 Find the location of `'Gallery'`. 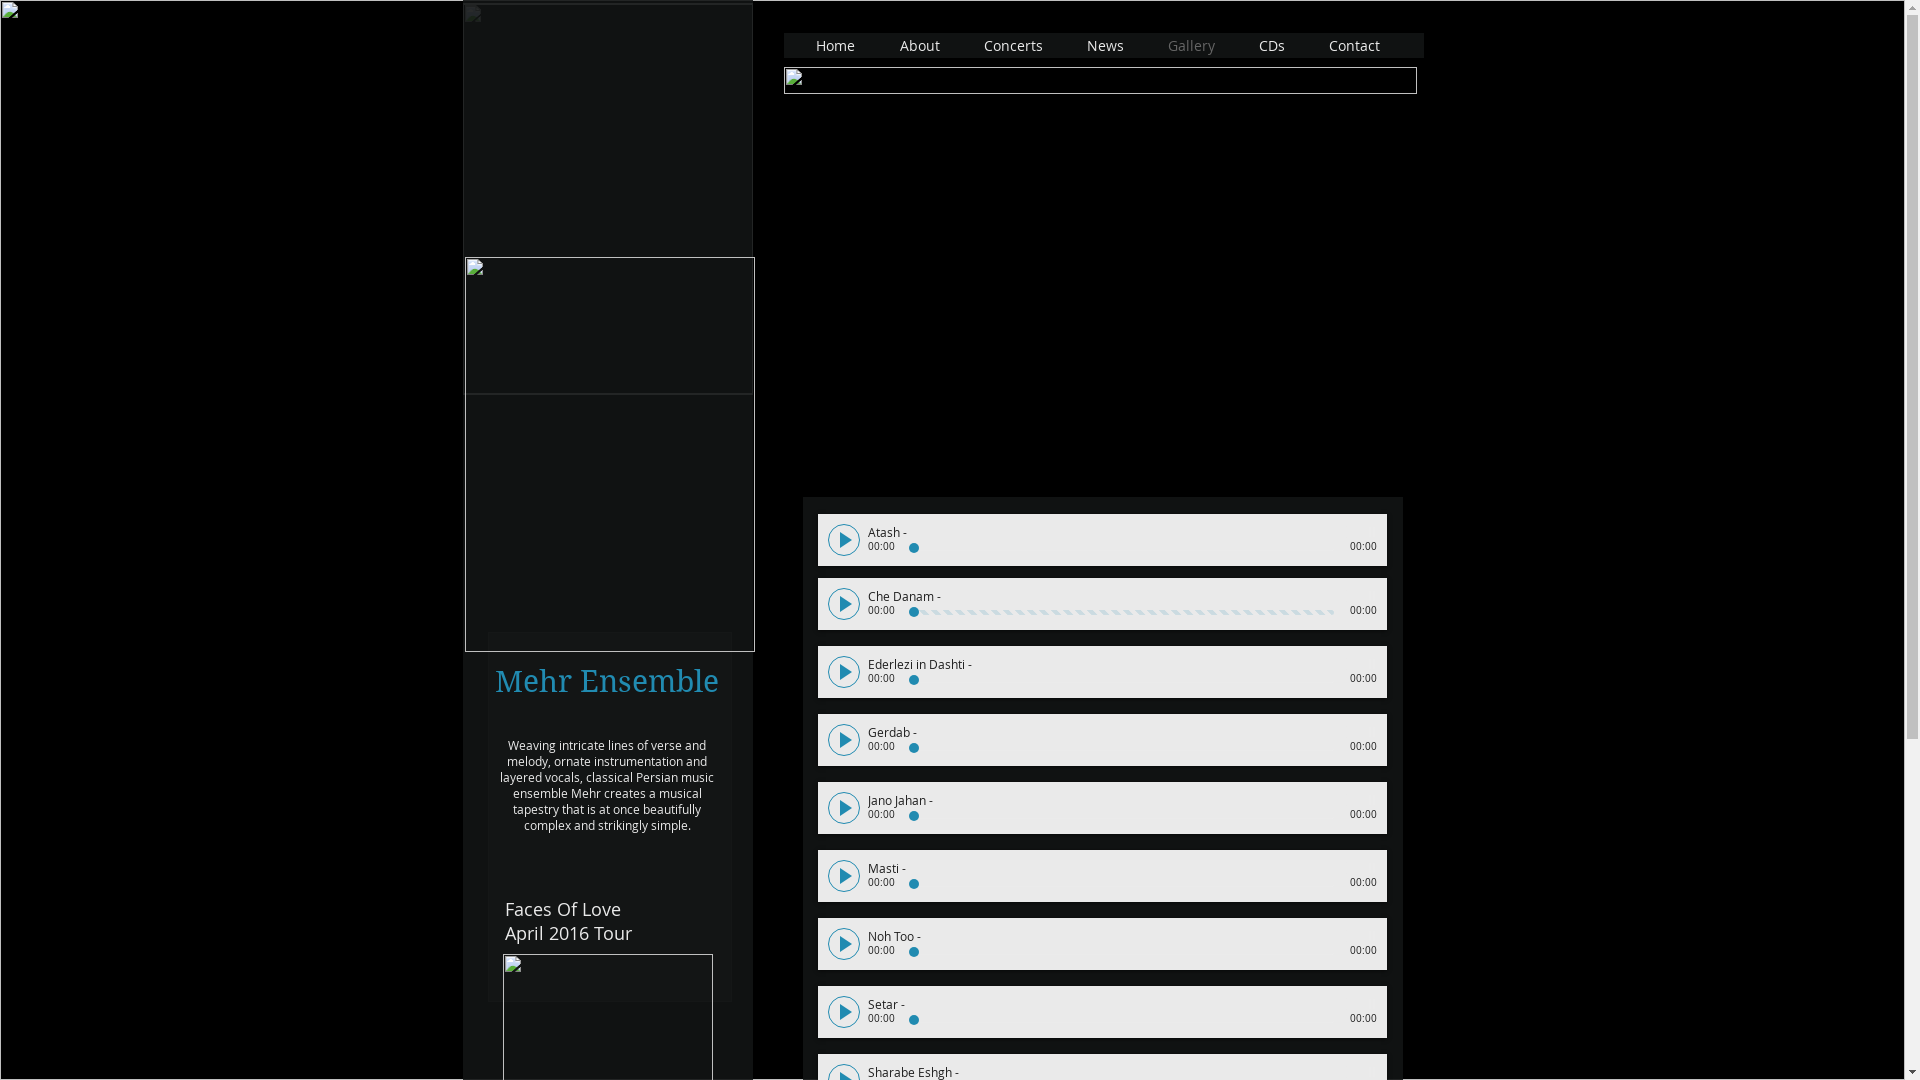

'Gallery' is located at coordinates (1193, 45).